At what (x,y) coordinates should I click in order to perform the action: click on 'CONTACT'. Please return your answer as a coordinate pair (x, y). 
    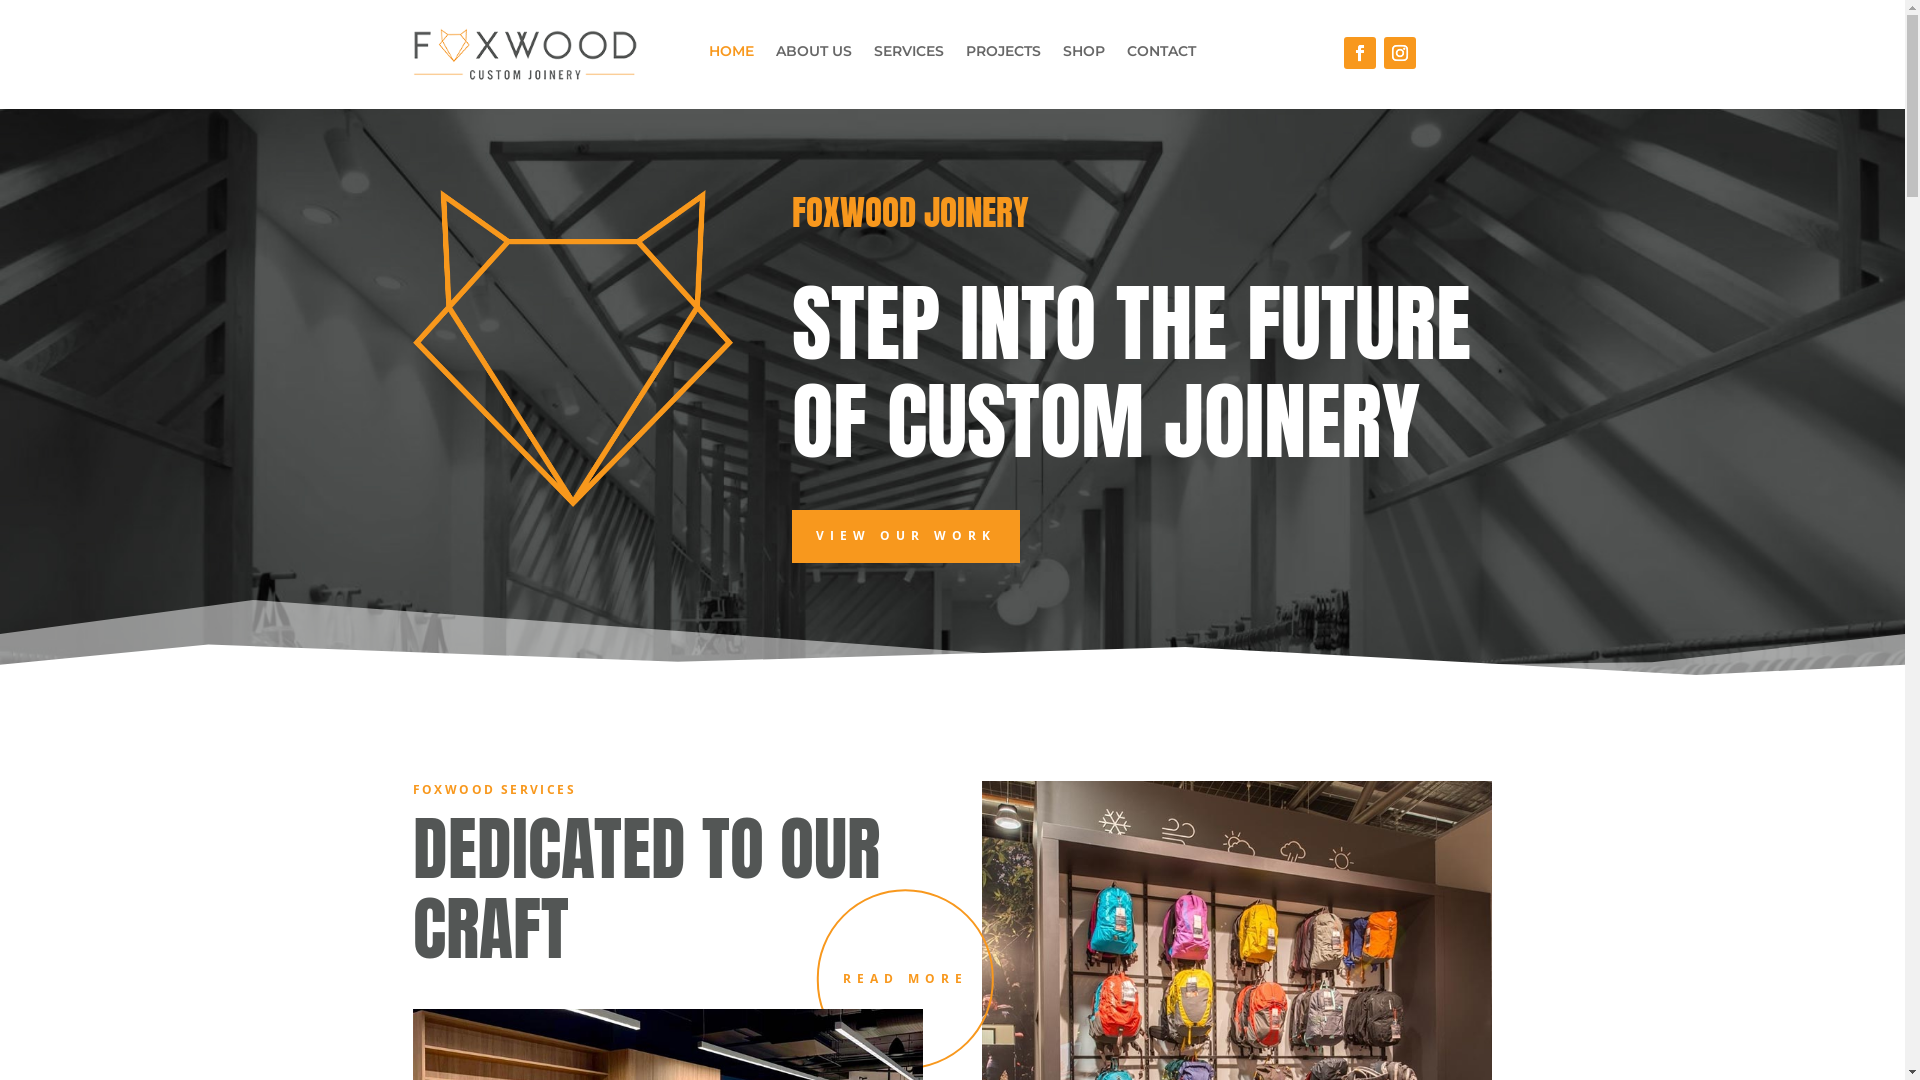
    Looking at the image, I should click on (1127, 53).